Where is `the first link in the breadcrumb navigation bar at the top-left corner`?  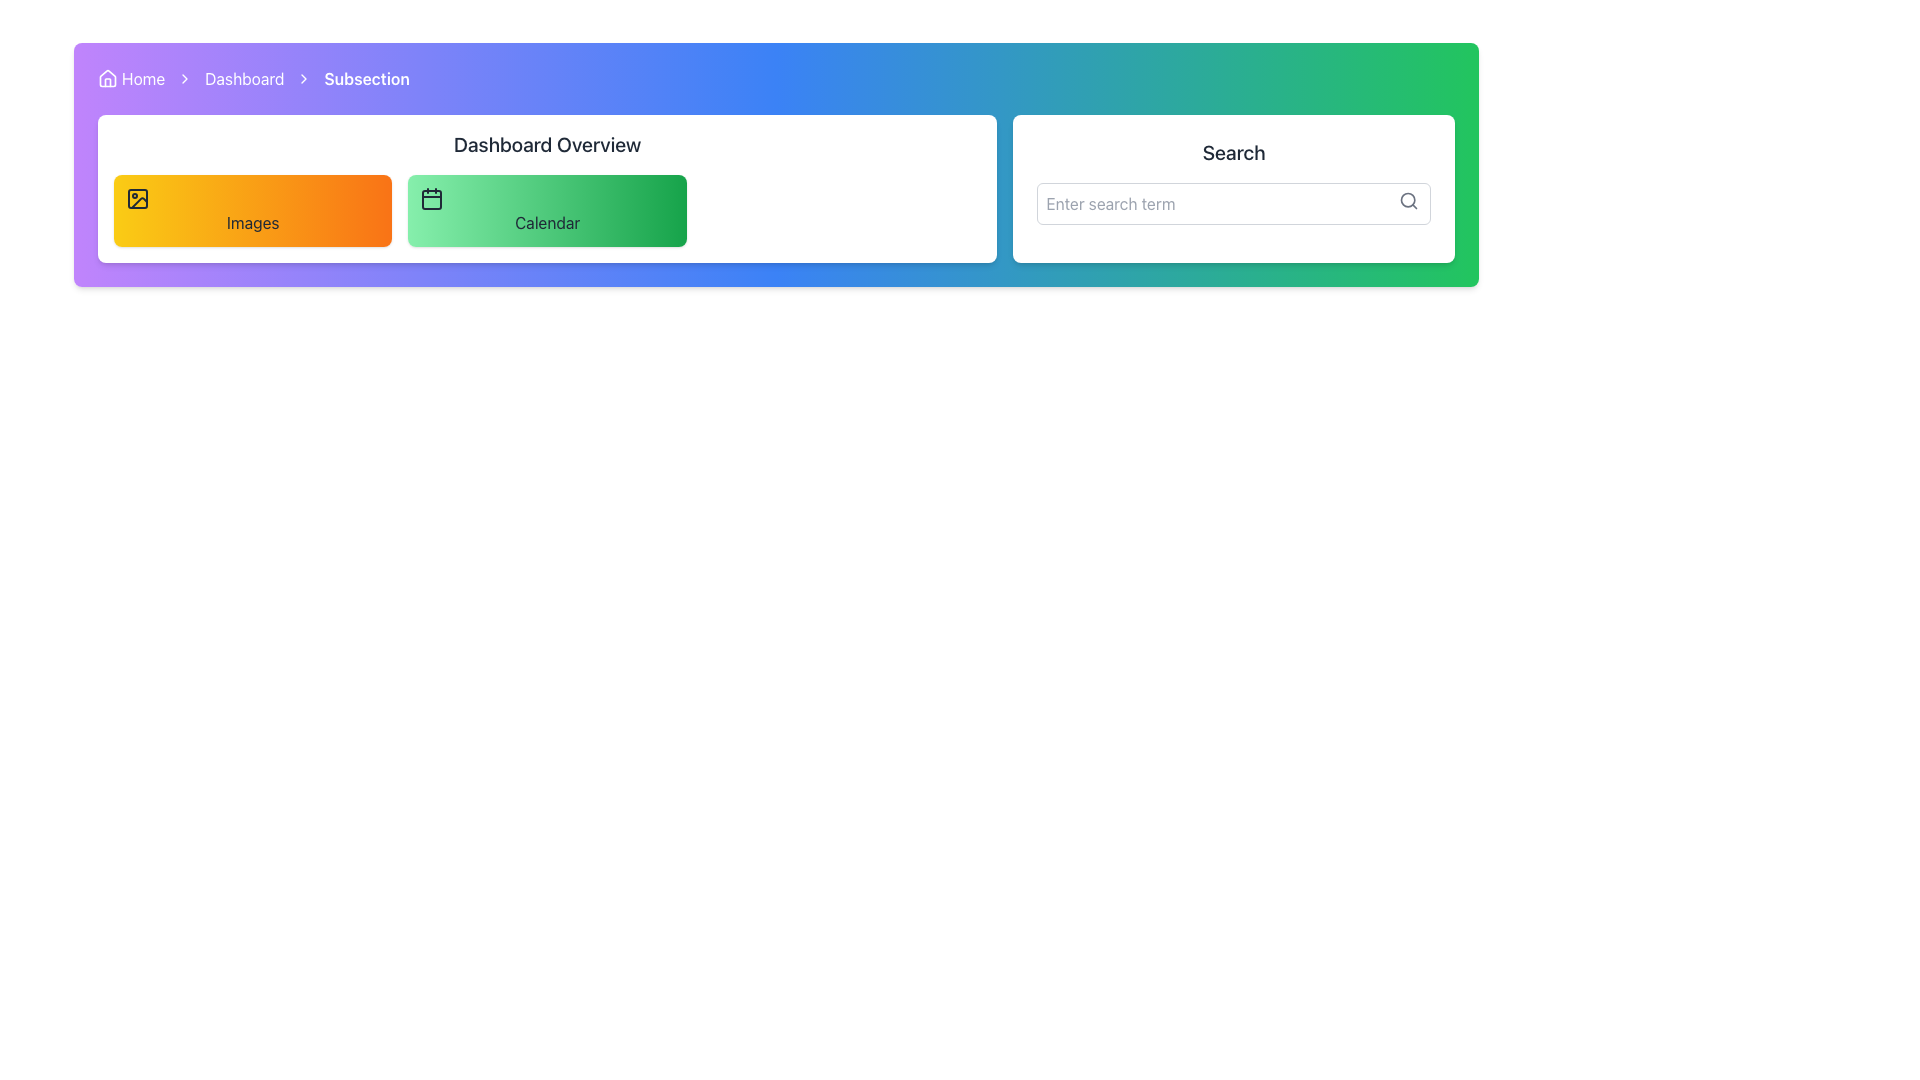
the first link in the breadcrumb navigation bar at the top-left corner is located at coordinates (130, 77).